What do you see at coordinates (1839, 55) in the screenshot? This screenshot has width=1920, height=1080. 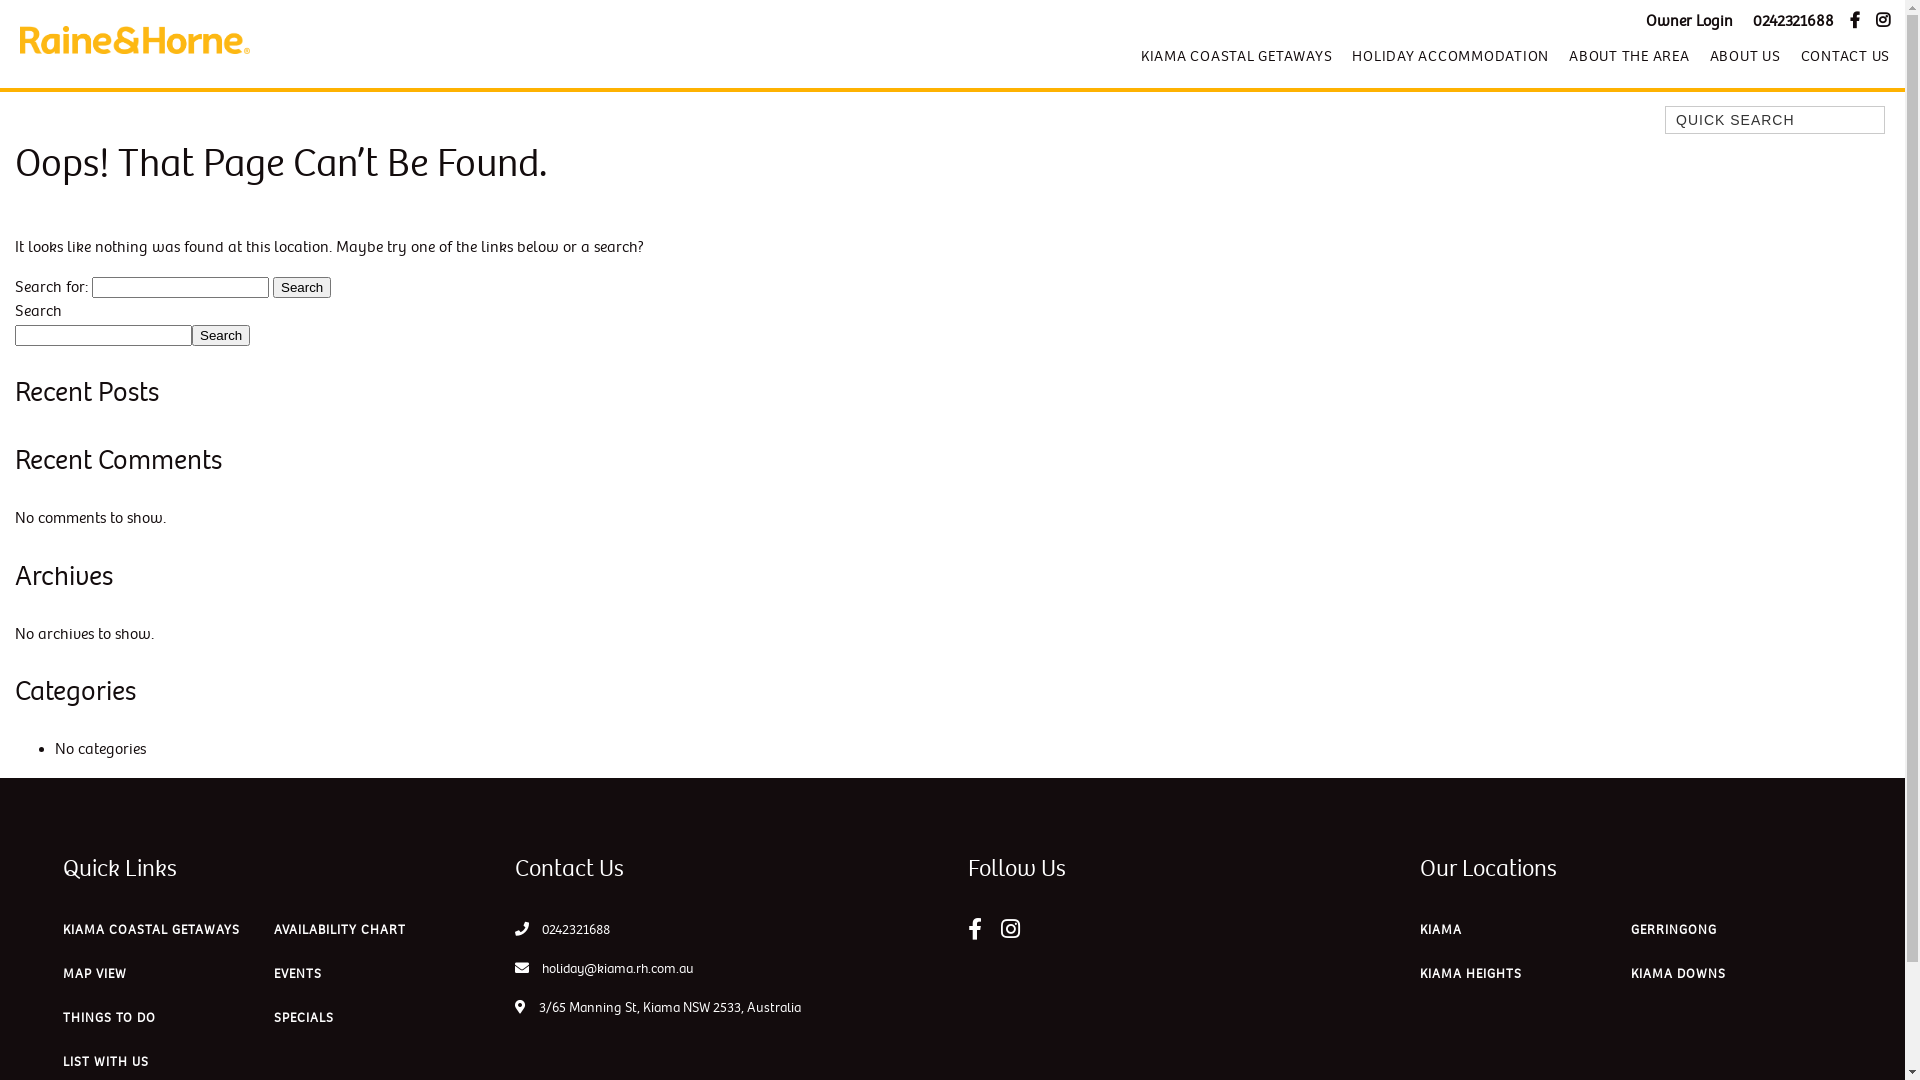 I see `'CONTACT US'` at bounding box center [1839, 55].